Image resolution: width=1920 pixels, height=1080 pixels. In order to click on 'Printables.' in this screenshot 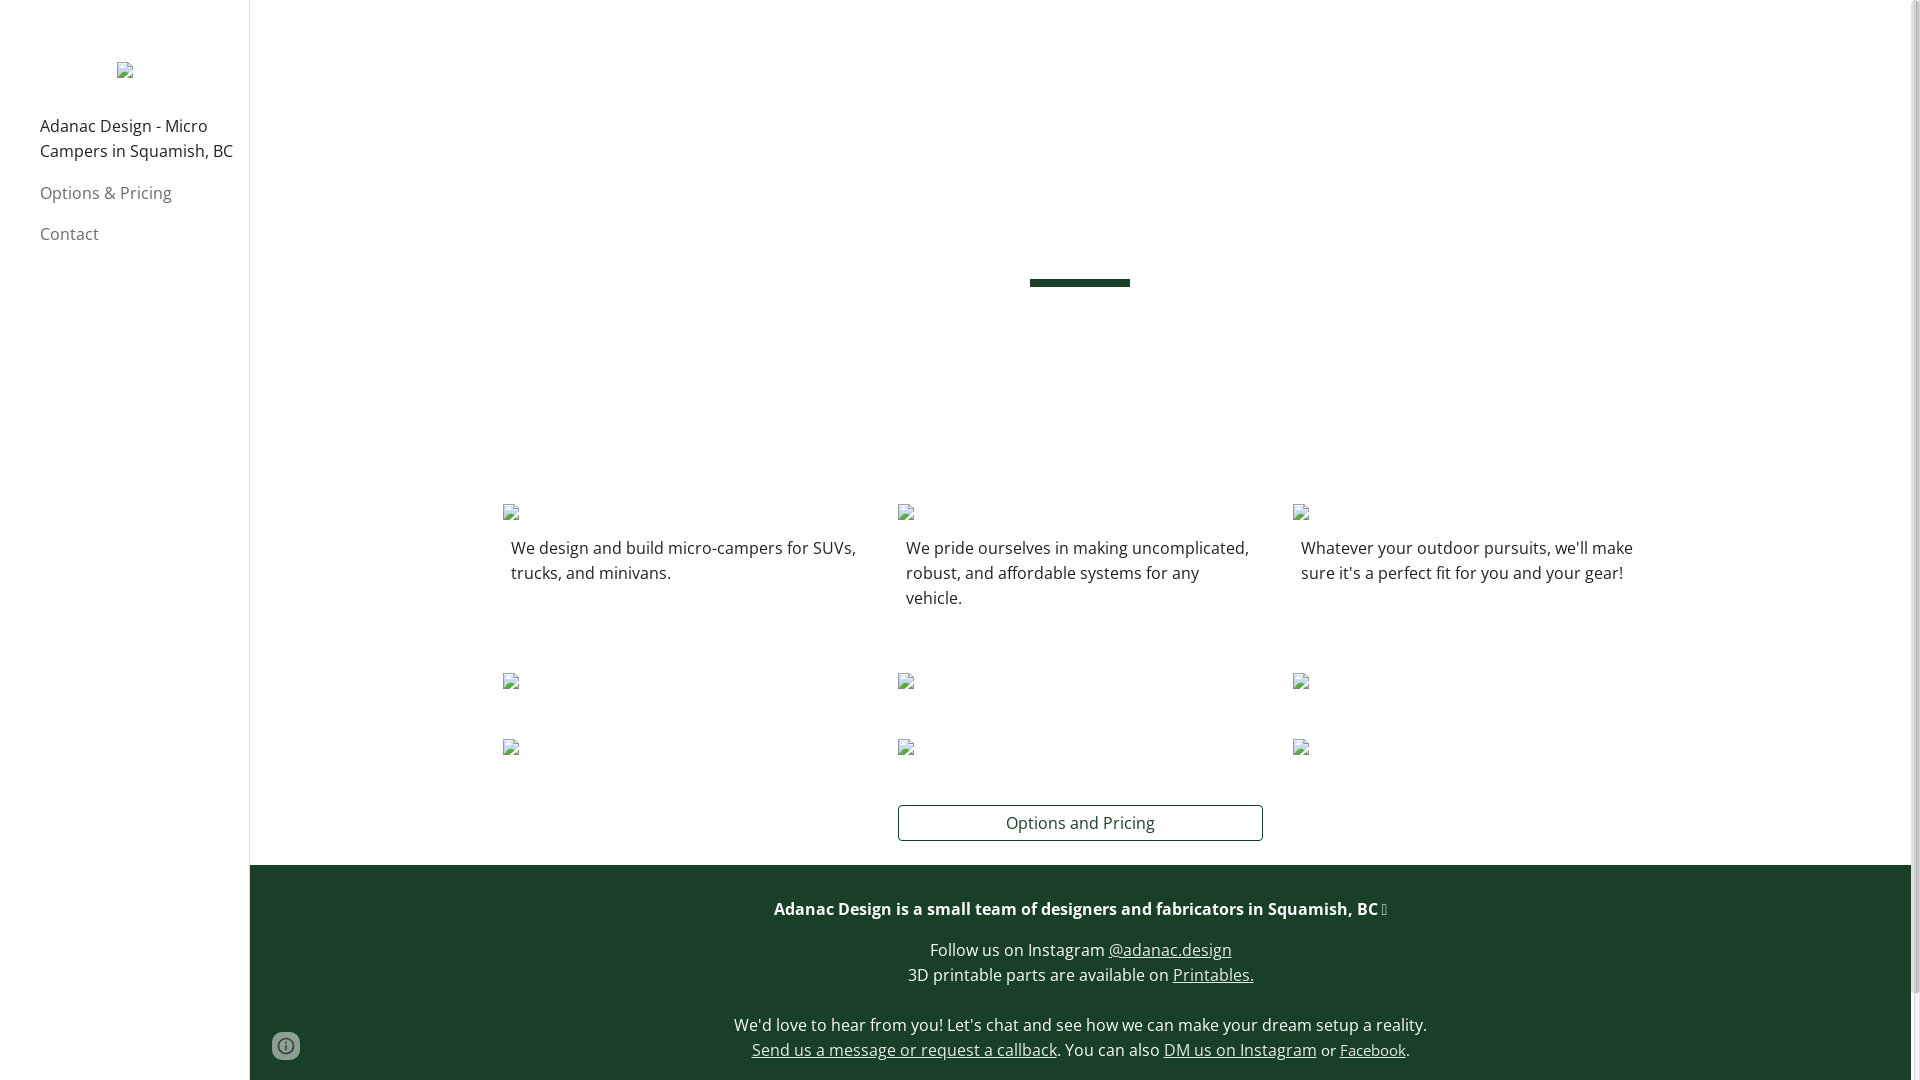, I will do `click(1257, 986)`.